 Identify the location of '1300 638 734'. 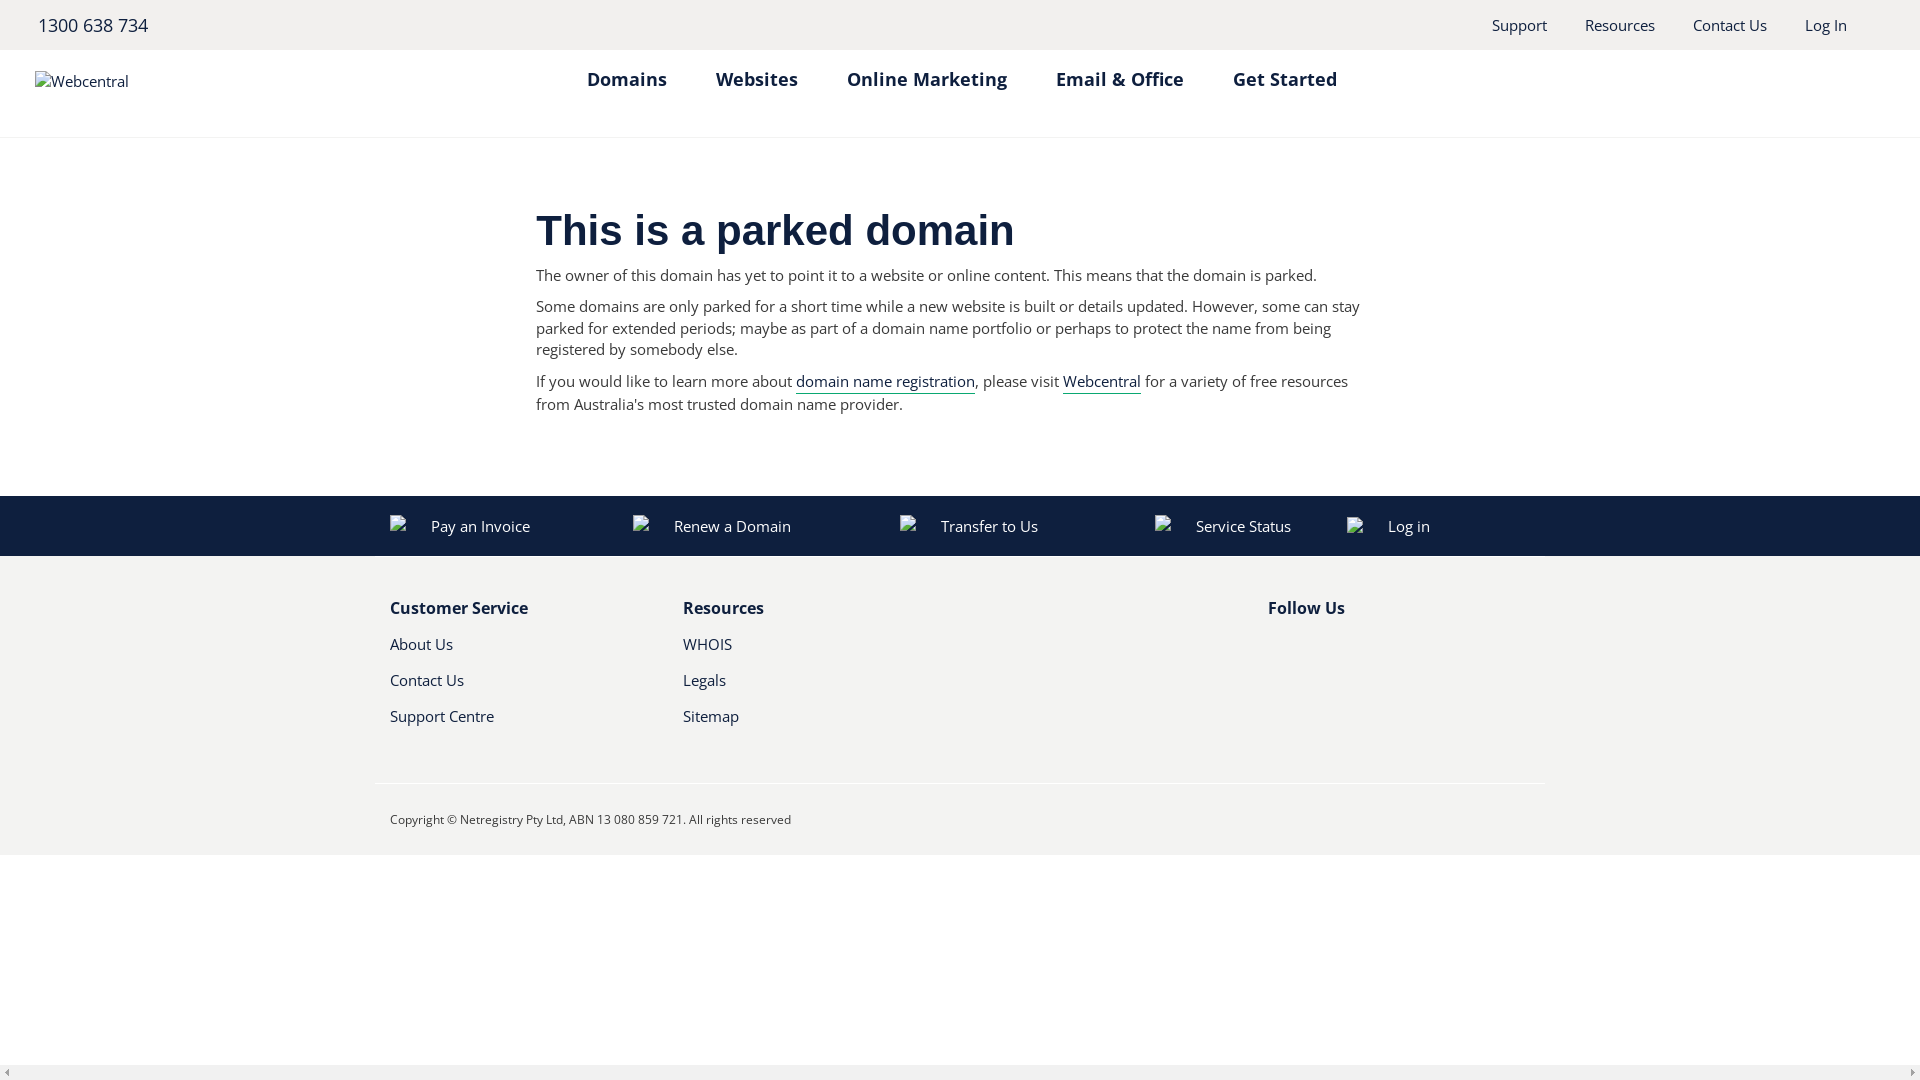
(90, 24).